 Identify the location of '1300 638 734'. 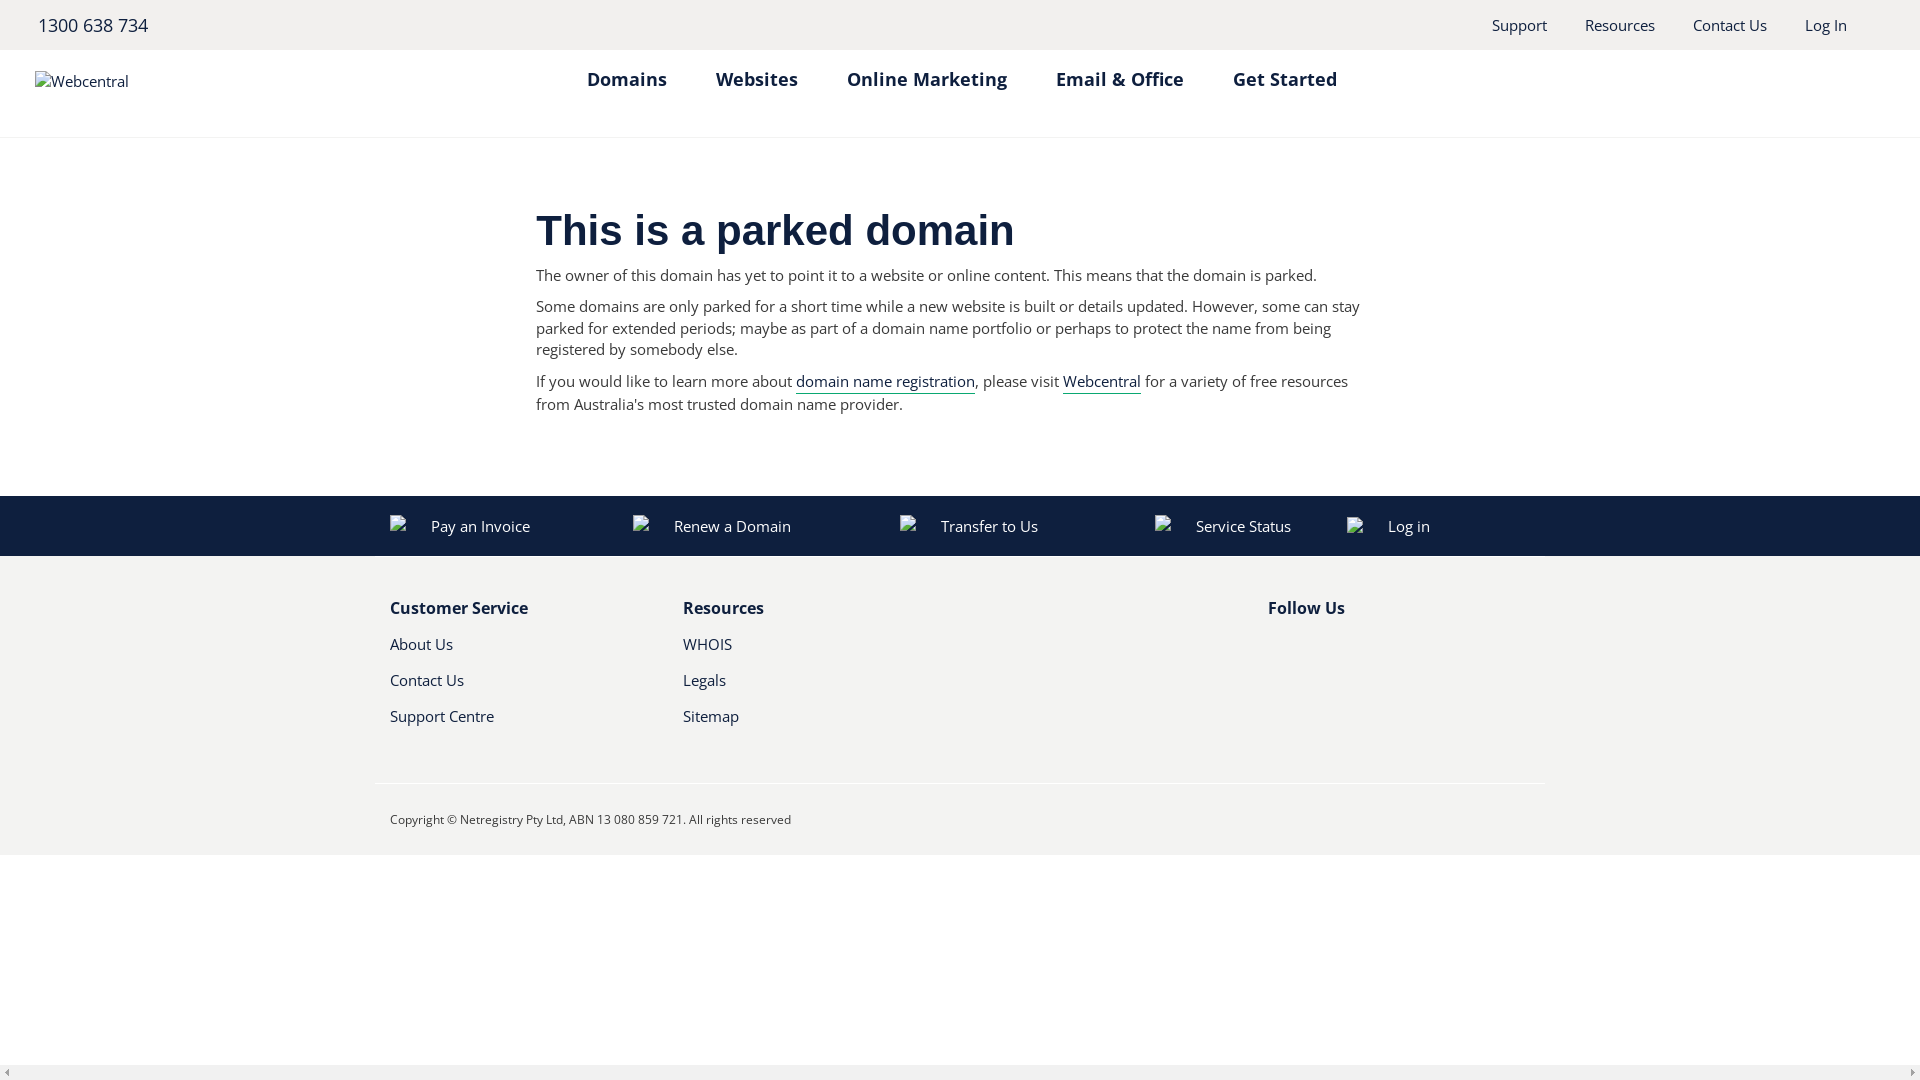
(90, 24).